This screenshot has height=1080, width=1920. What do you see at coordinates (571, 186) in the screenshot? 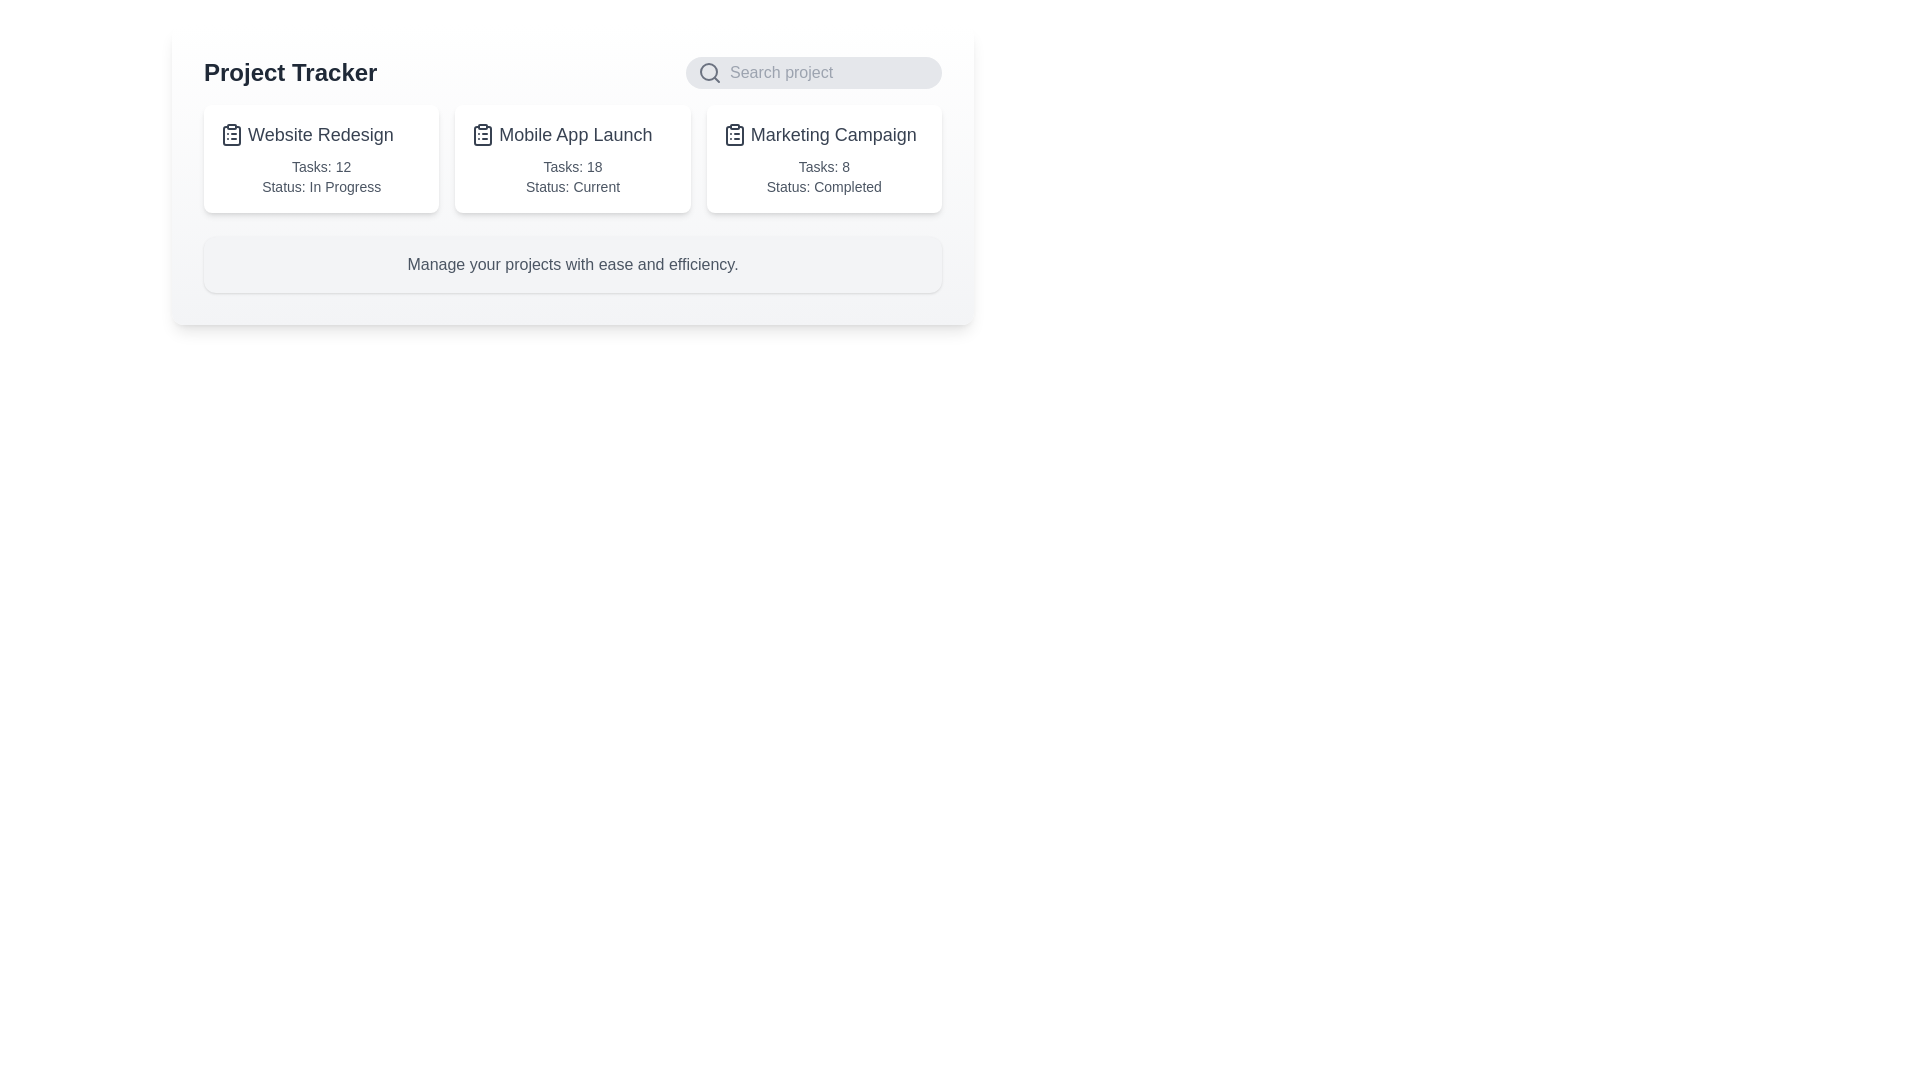
I see `the static text label displaying 'Status: Current', which is located below the 'Tasks: 18' text in the card titled 'Mobile App Launch'` at bounding box center [571, 186].